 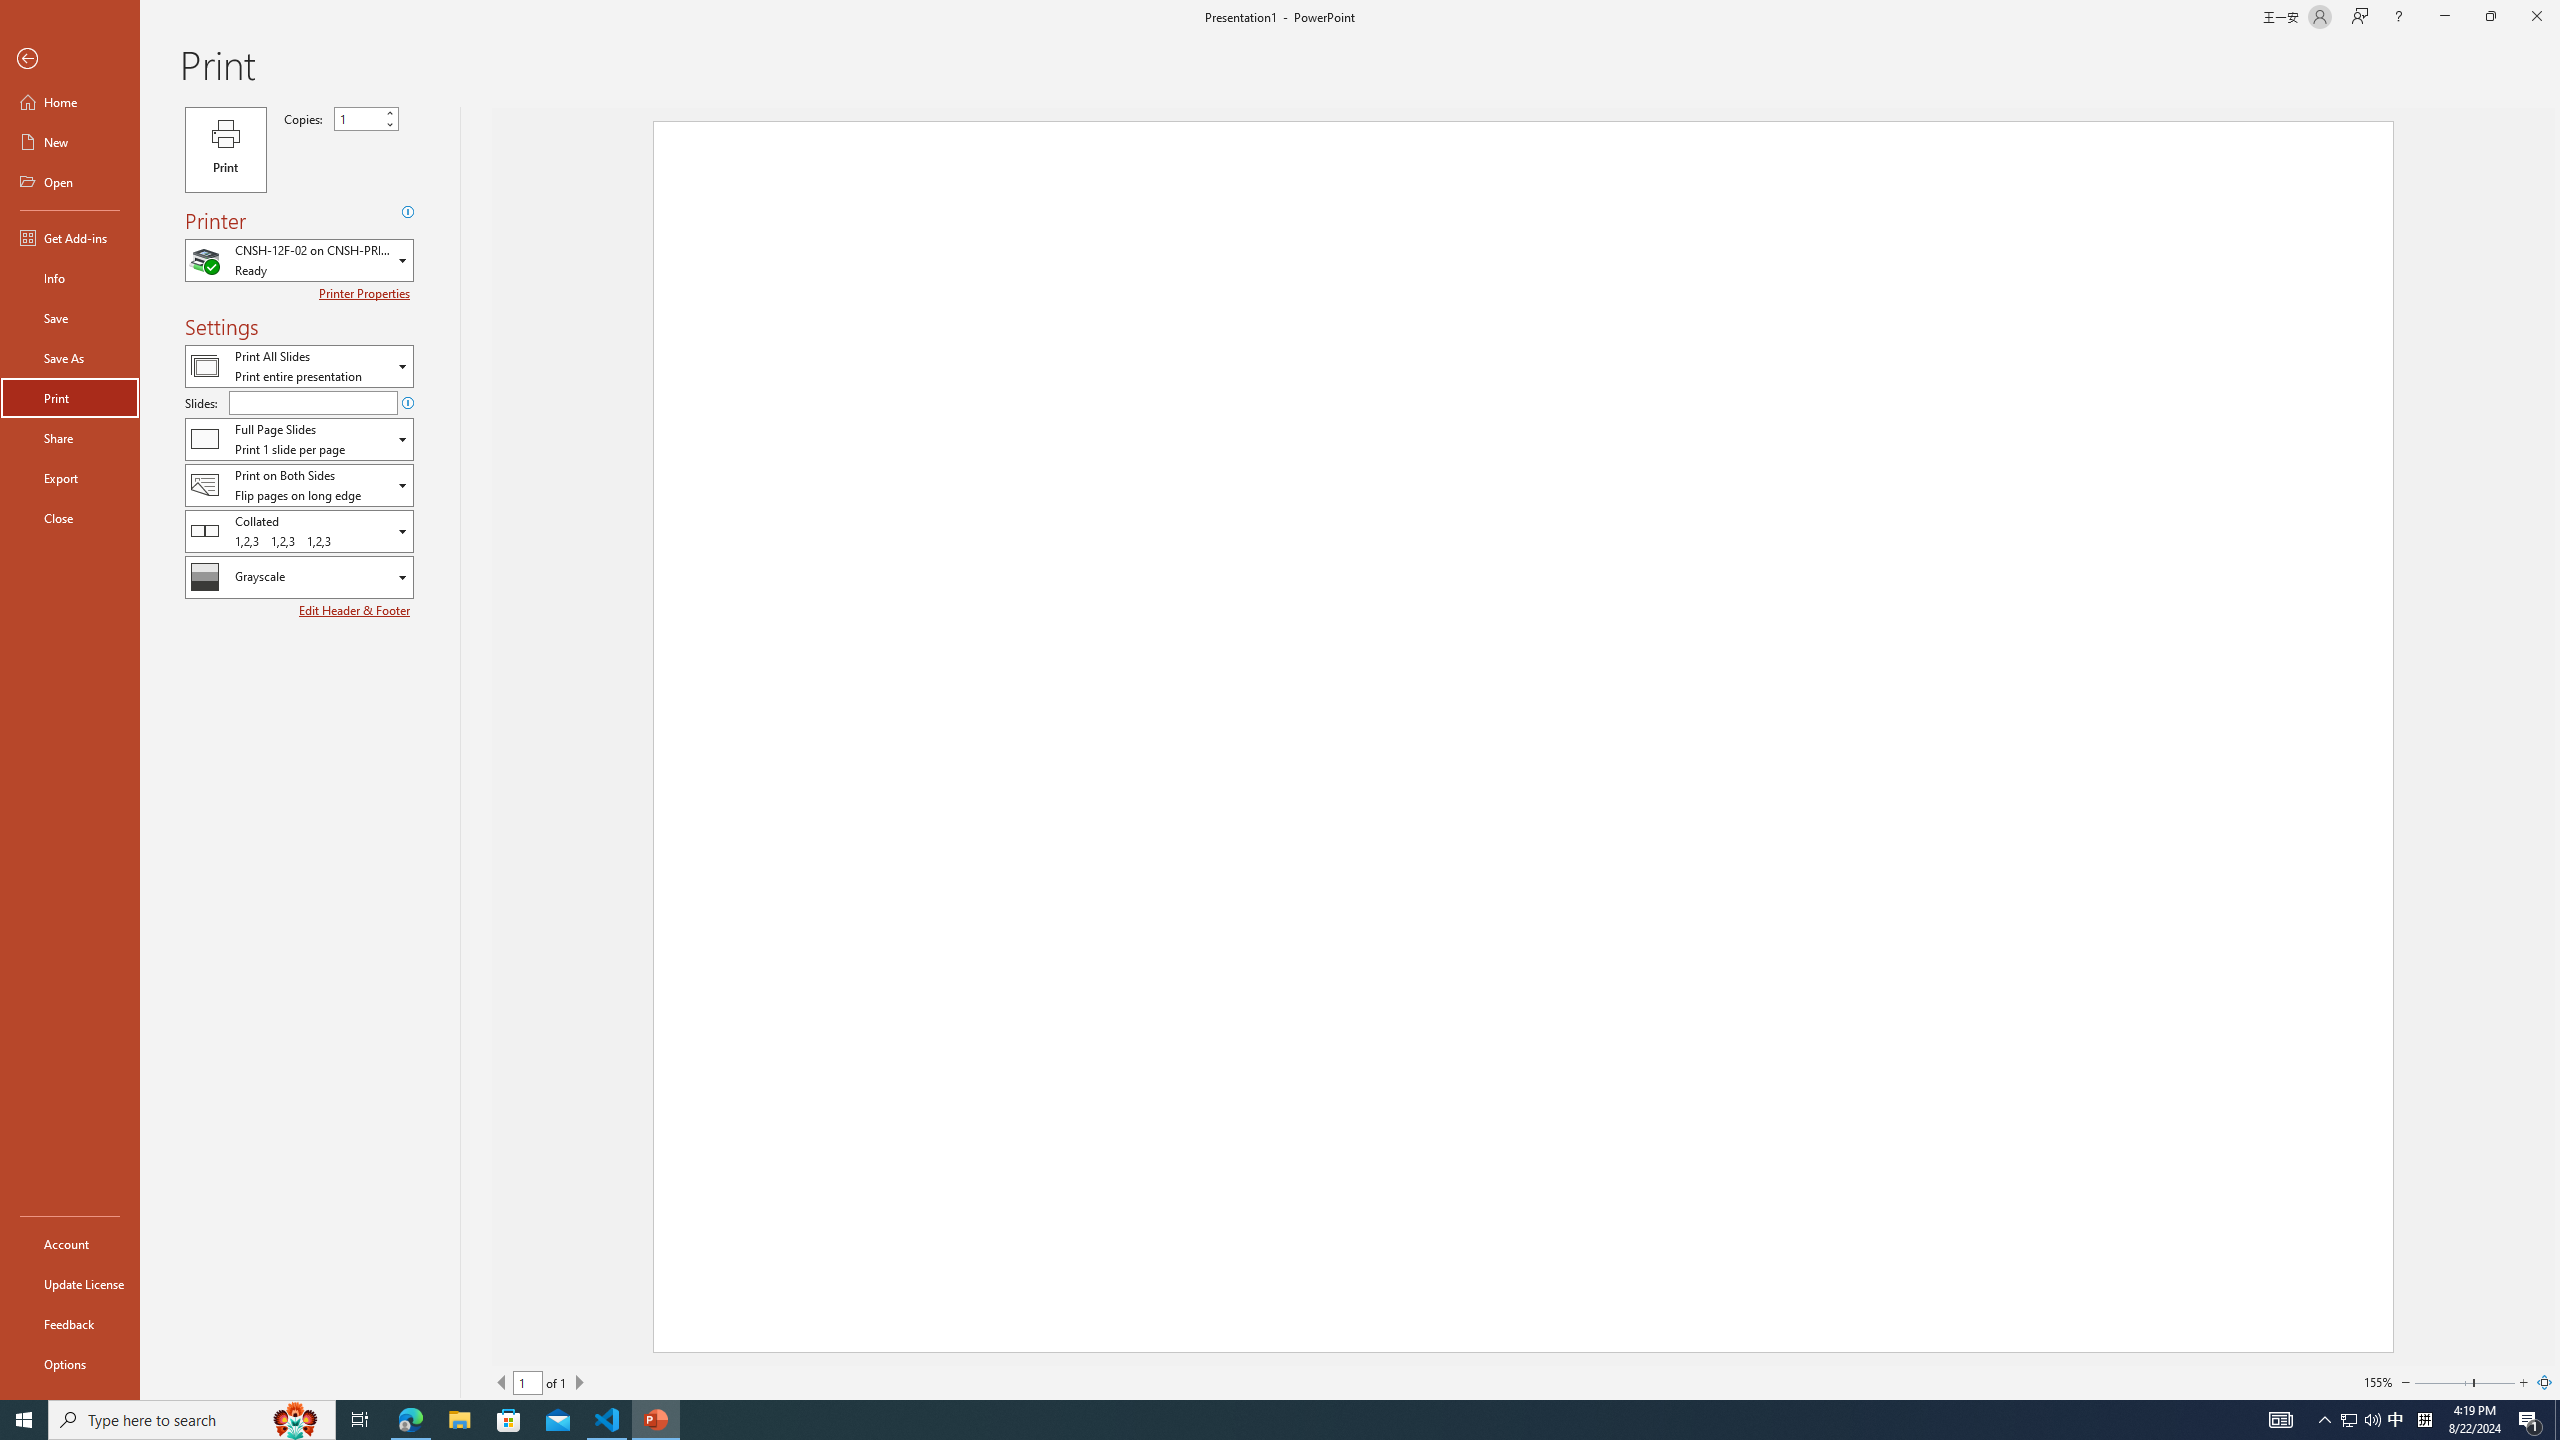 I want to click on 'Collation', so click(x=298, y=531).